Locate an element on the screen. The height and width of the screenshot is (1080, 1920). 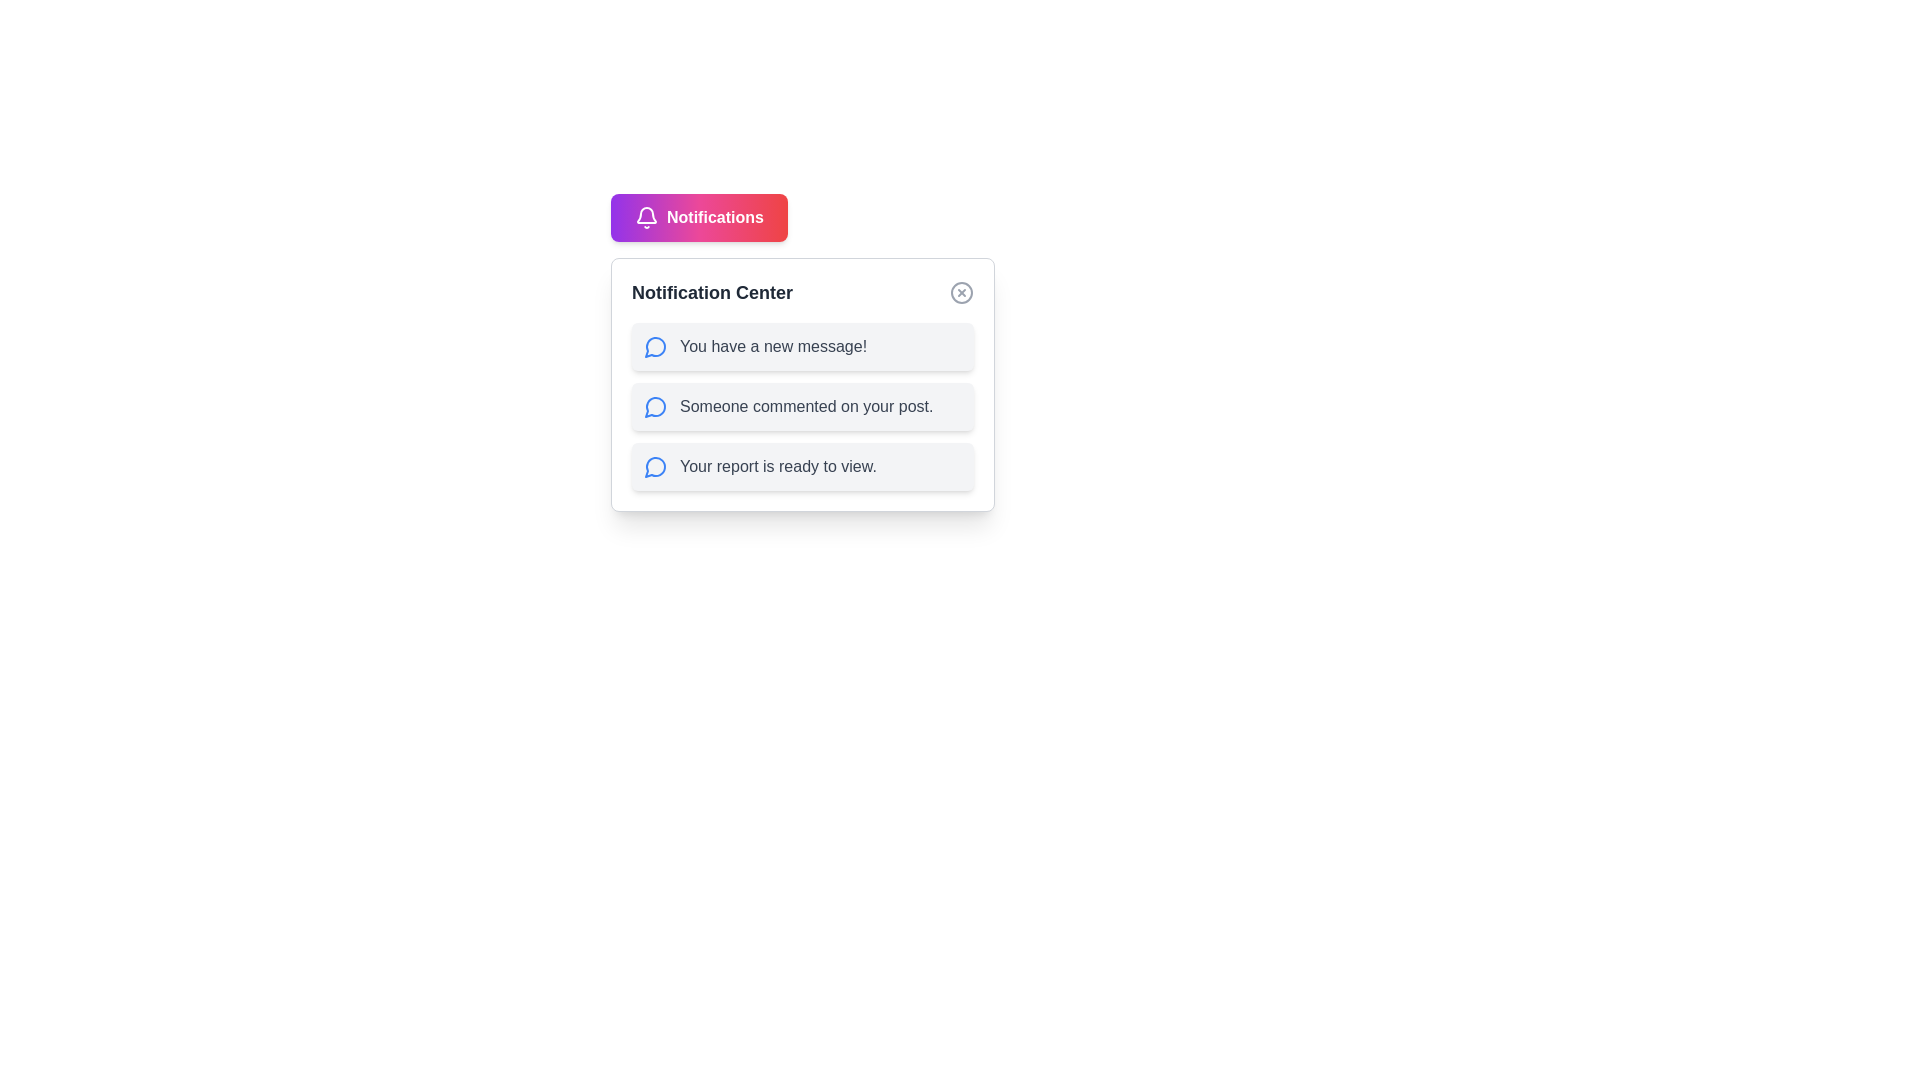
a notification item within the popup notification panel located below the purple notification button is located at coordinates (802, 385).